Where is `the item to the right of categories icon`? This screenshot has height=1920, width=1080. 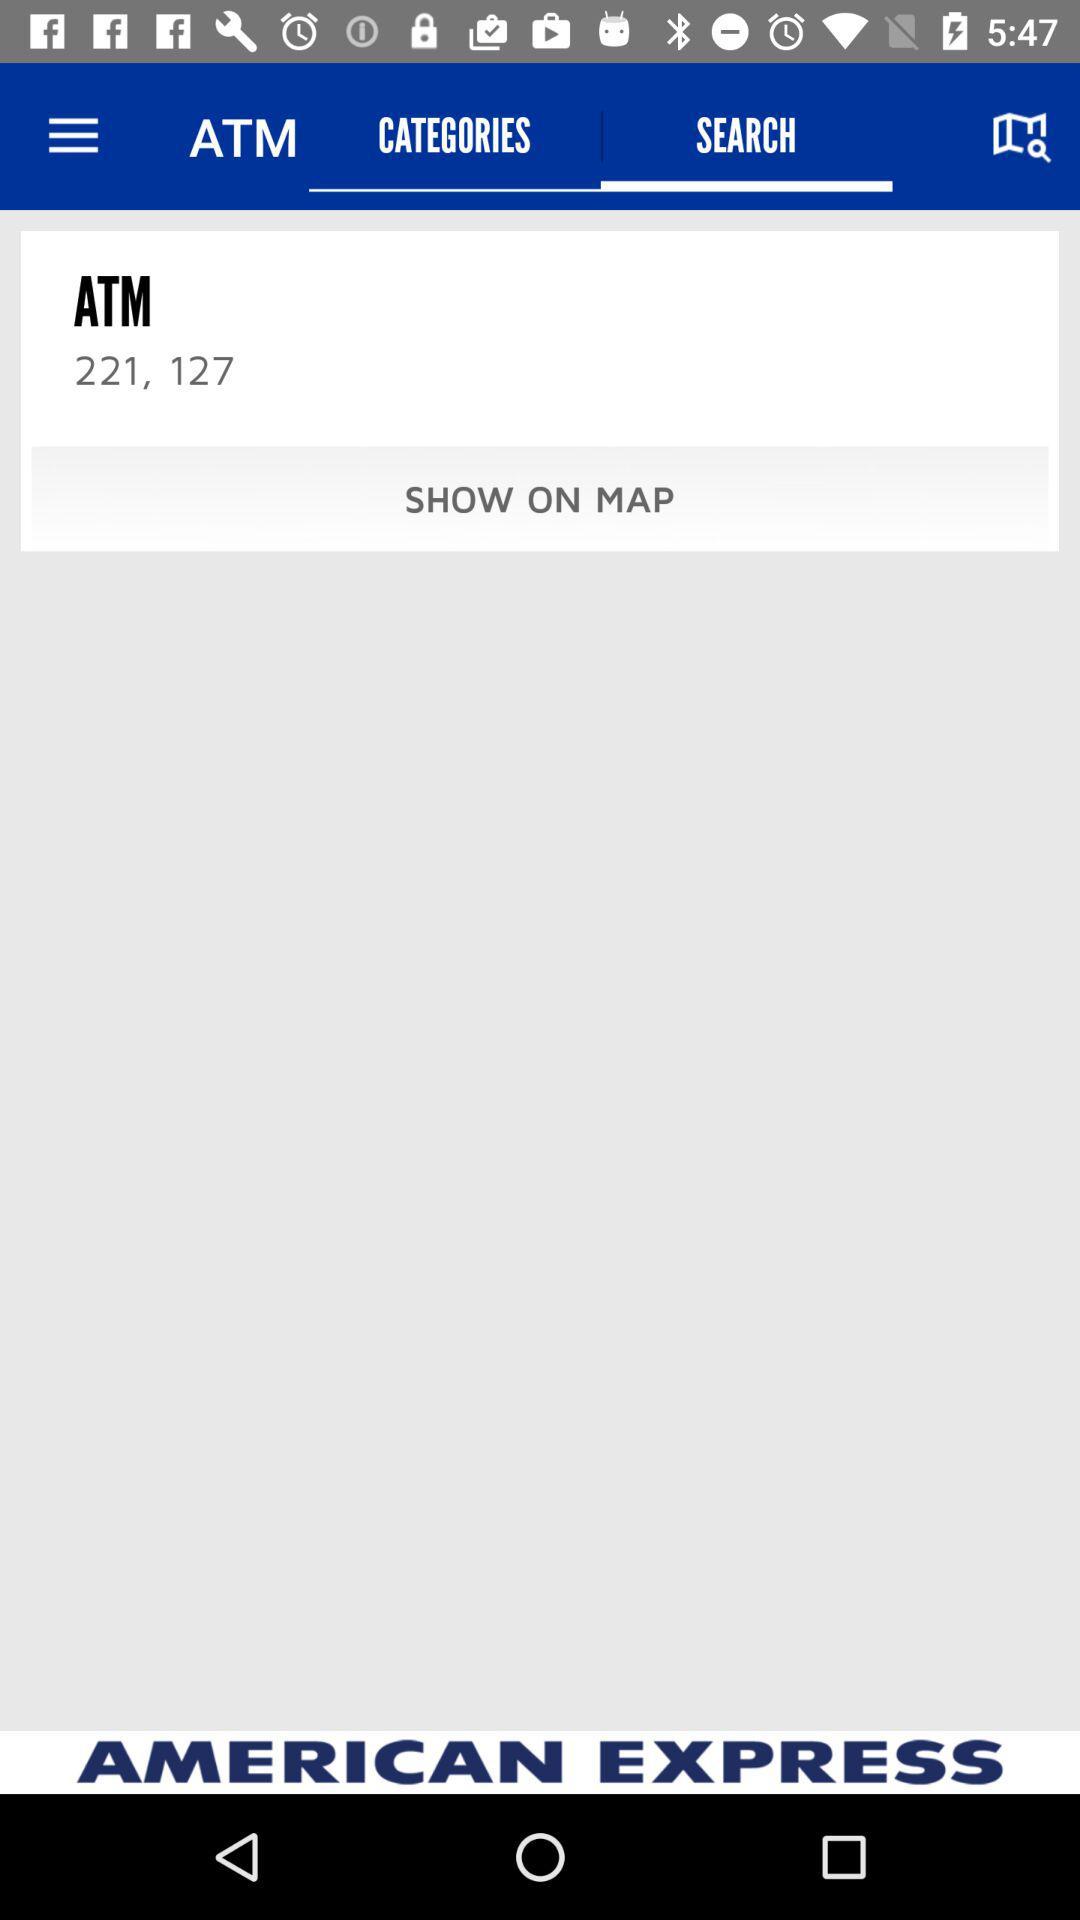 the item to the right of categories icon is located at coordinates (746, 135).